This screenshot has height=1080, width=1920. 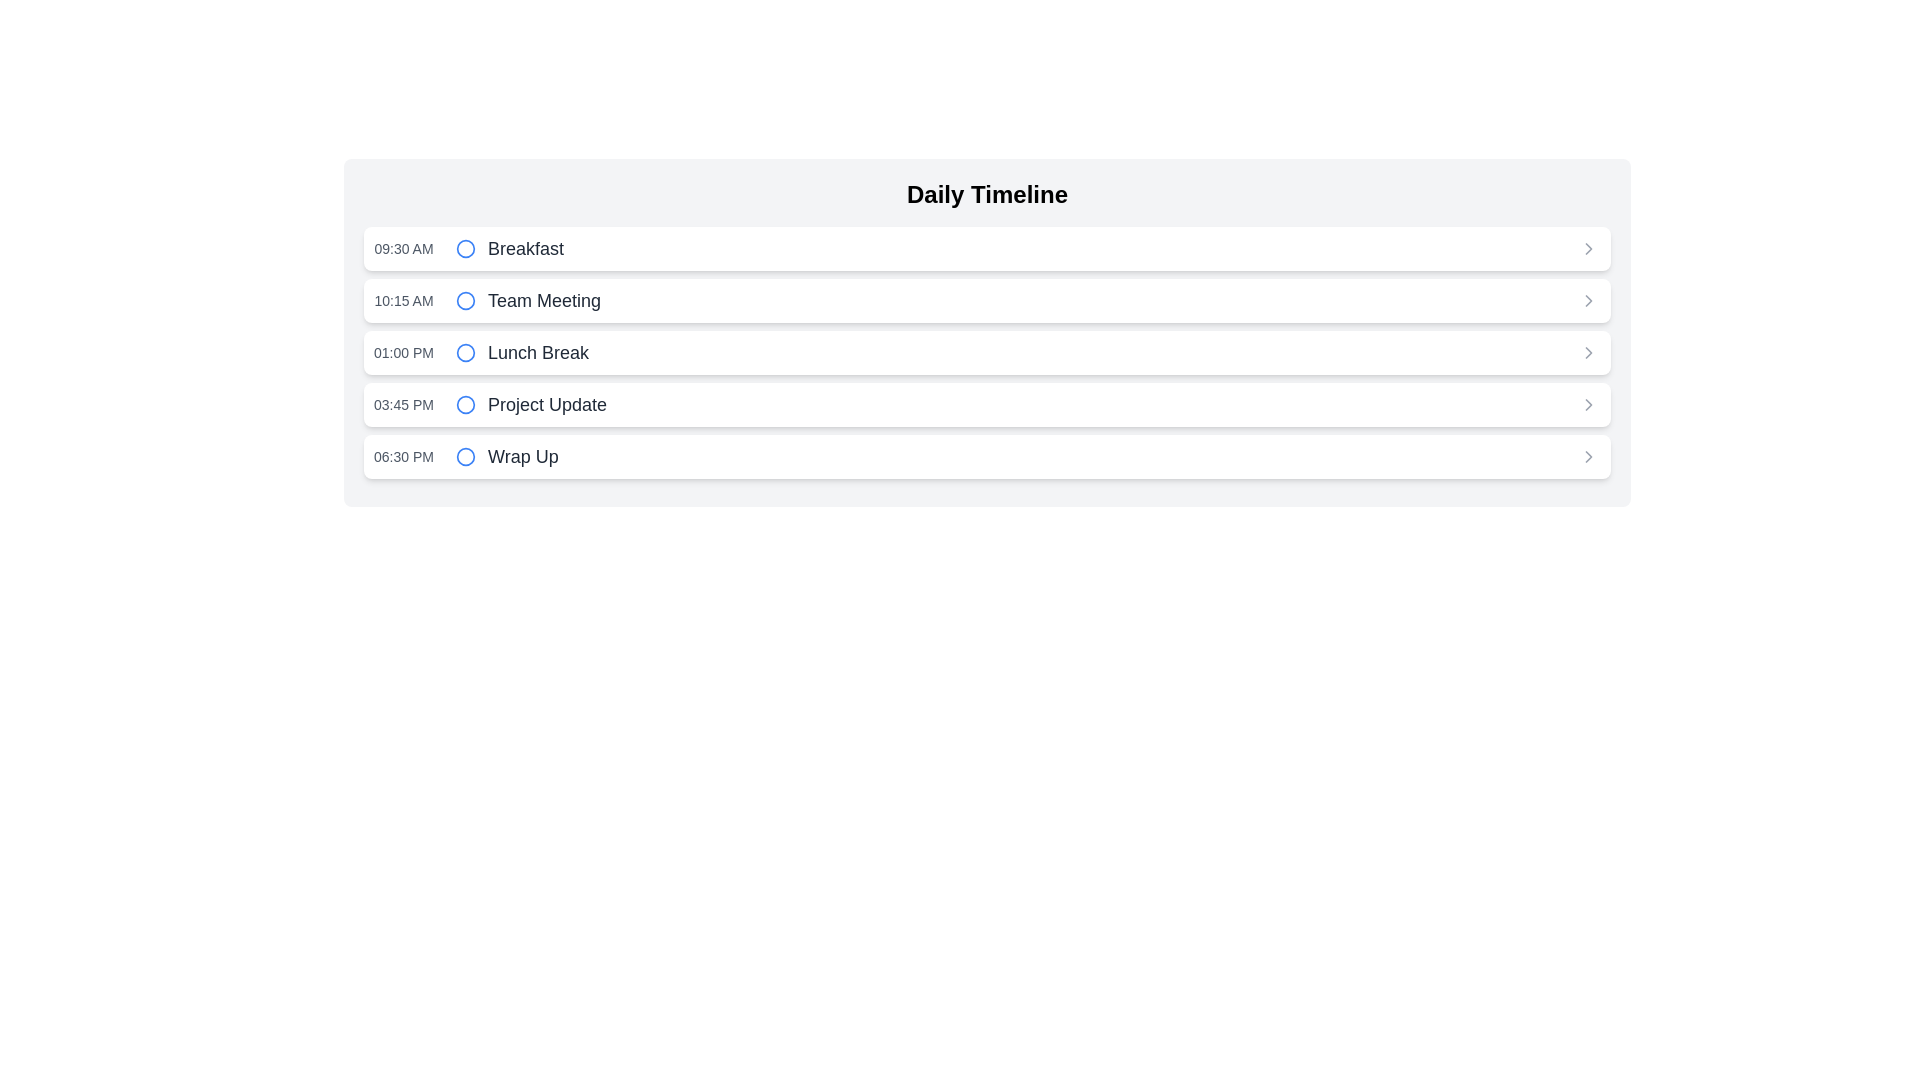 I want to click on the Circular Icon that indicates the 'Lunch Break' event in the daily timeline list, so click(x=464, y=352).